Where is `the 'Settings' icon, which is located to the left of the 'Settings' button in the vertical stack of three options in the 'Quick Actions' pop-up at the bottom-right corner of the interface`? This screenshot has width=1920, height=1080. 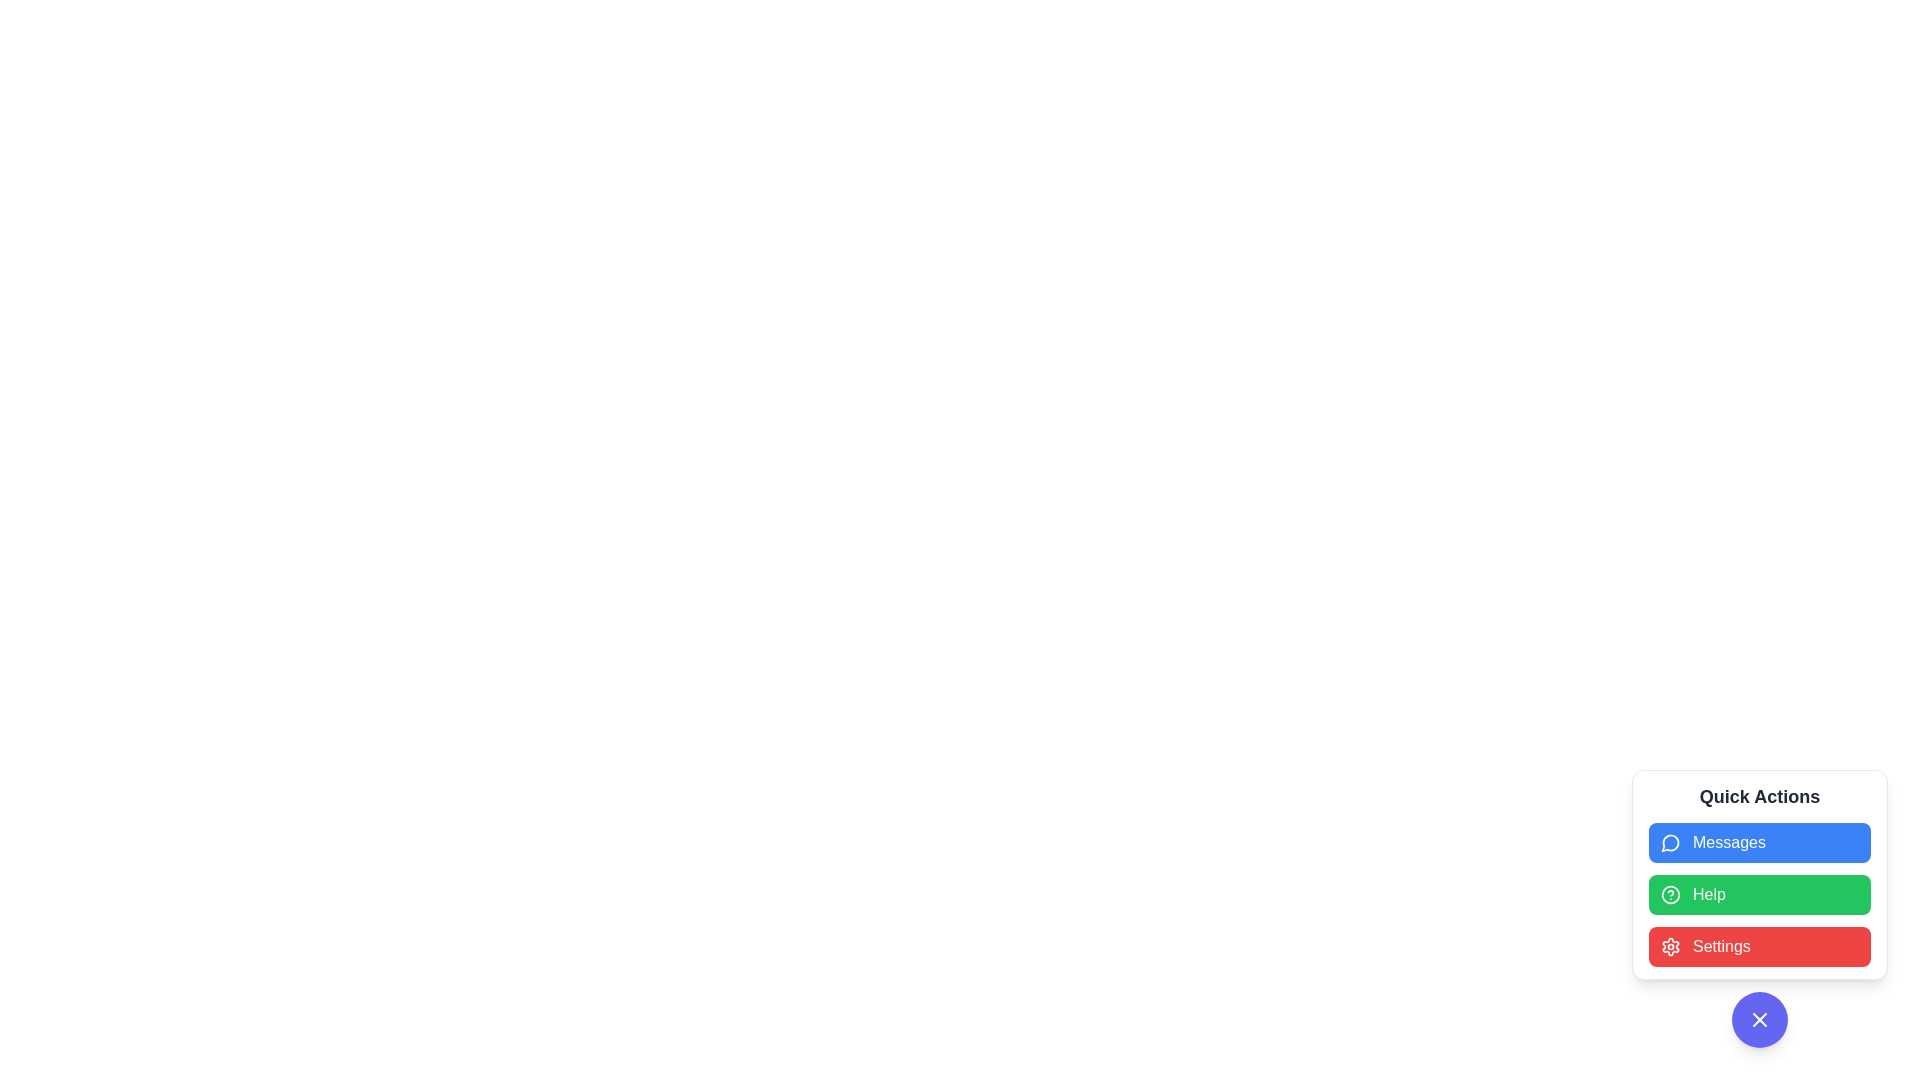 the 'Settings' icon, which is located to the left of the 'Settings' button in the vertical stack of three options in the 'Quick Actions' pop-up at the bottom-right corner of the interface is located at coordinates (1670, 946).